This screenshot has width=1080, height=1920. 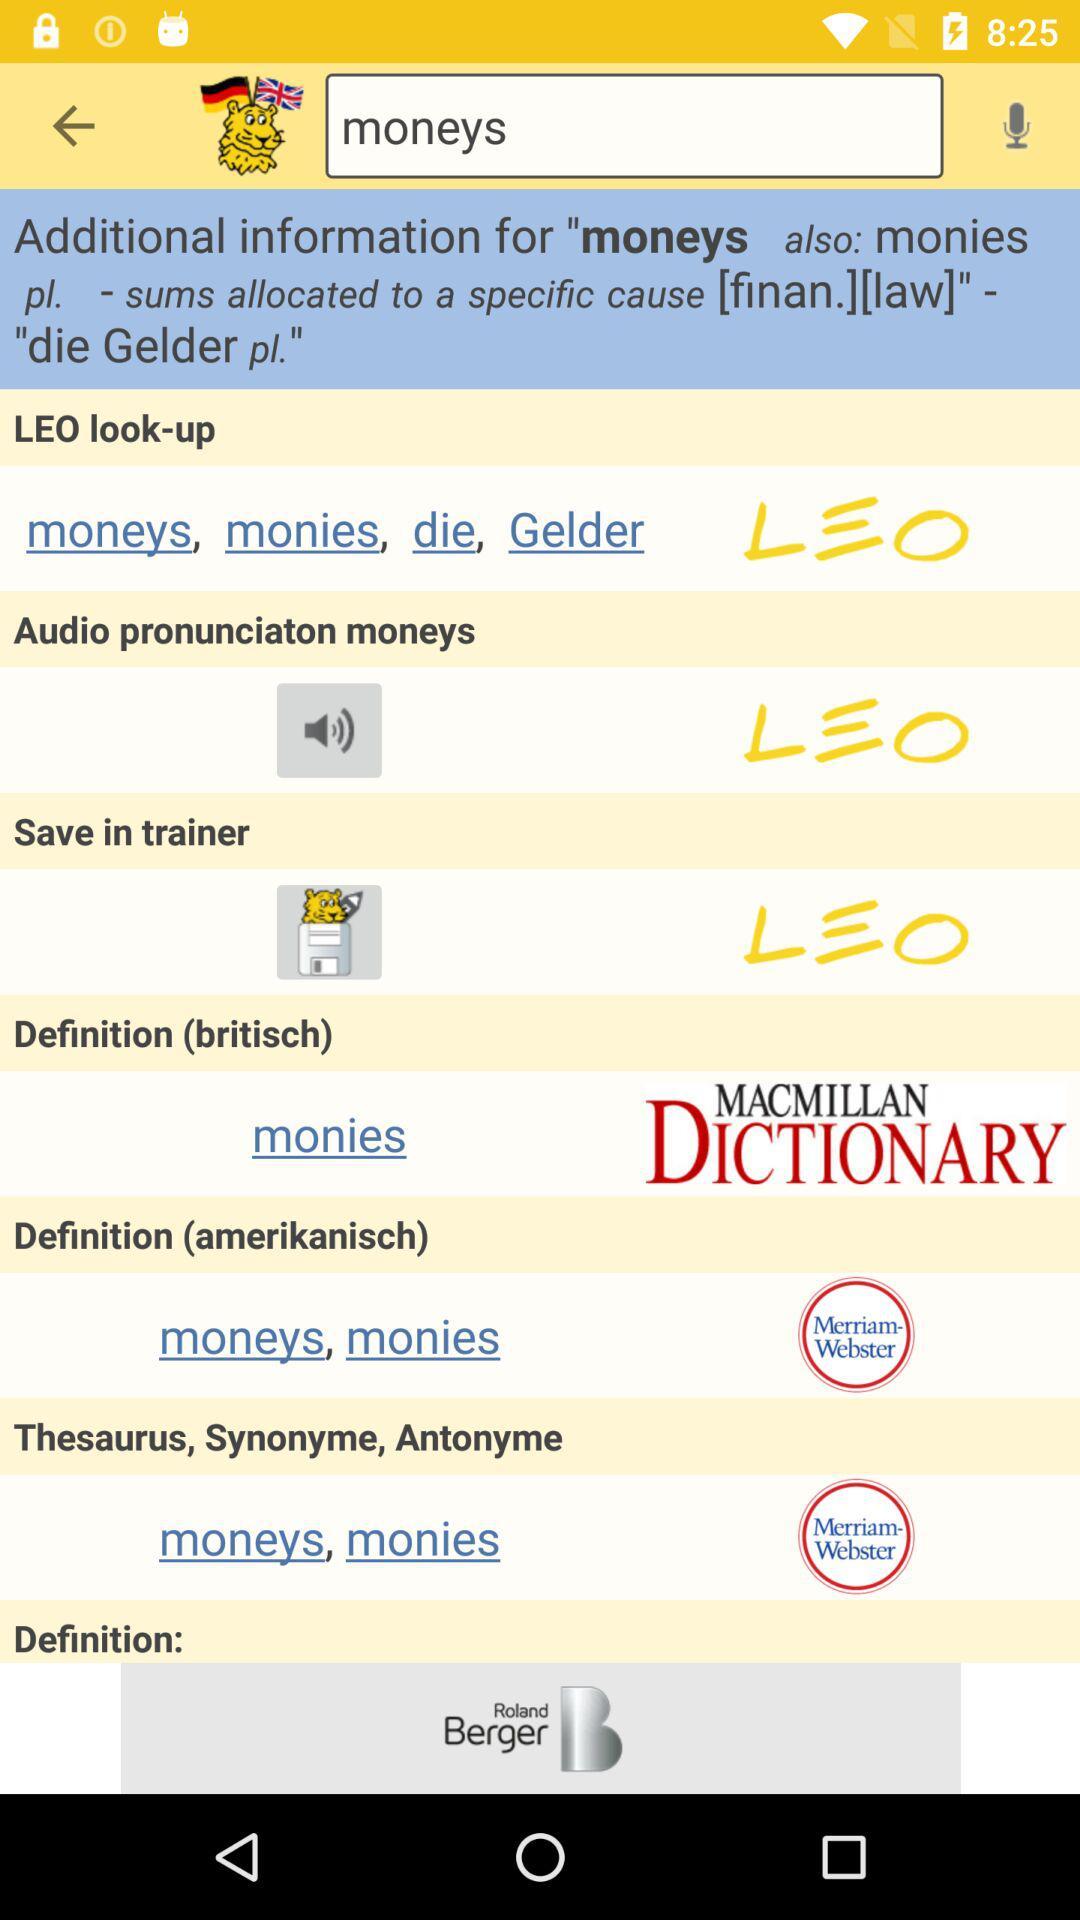 What do you see at coordinates (1016, 124) in the screenshot?
I see `toggles record` at bounding box center [1016, 124].